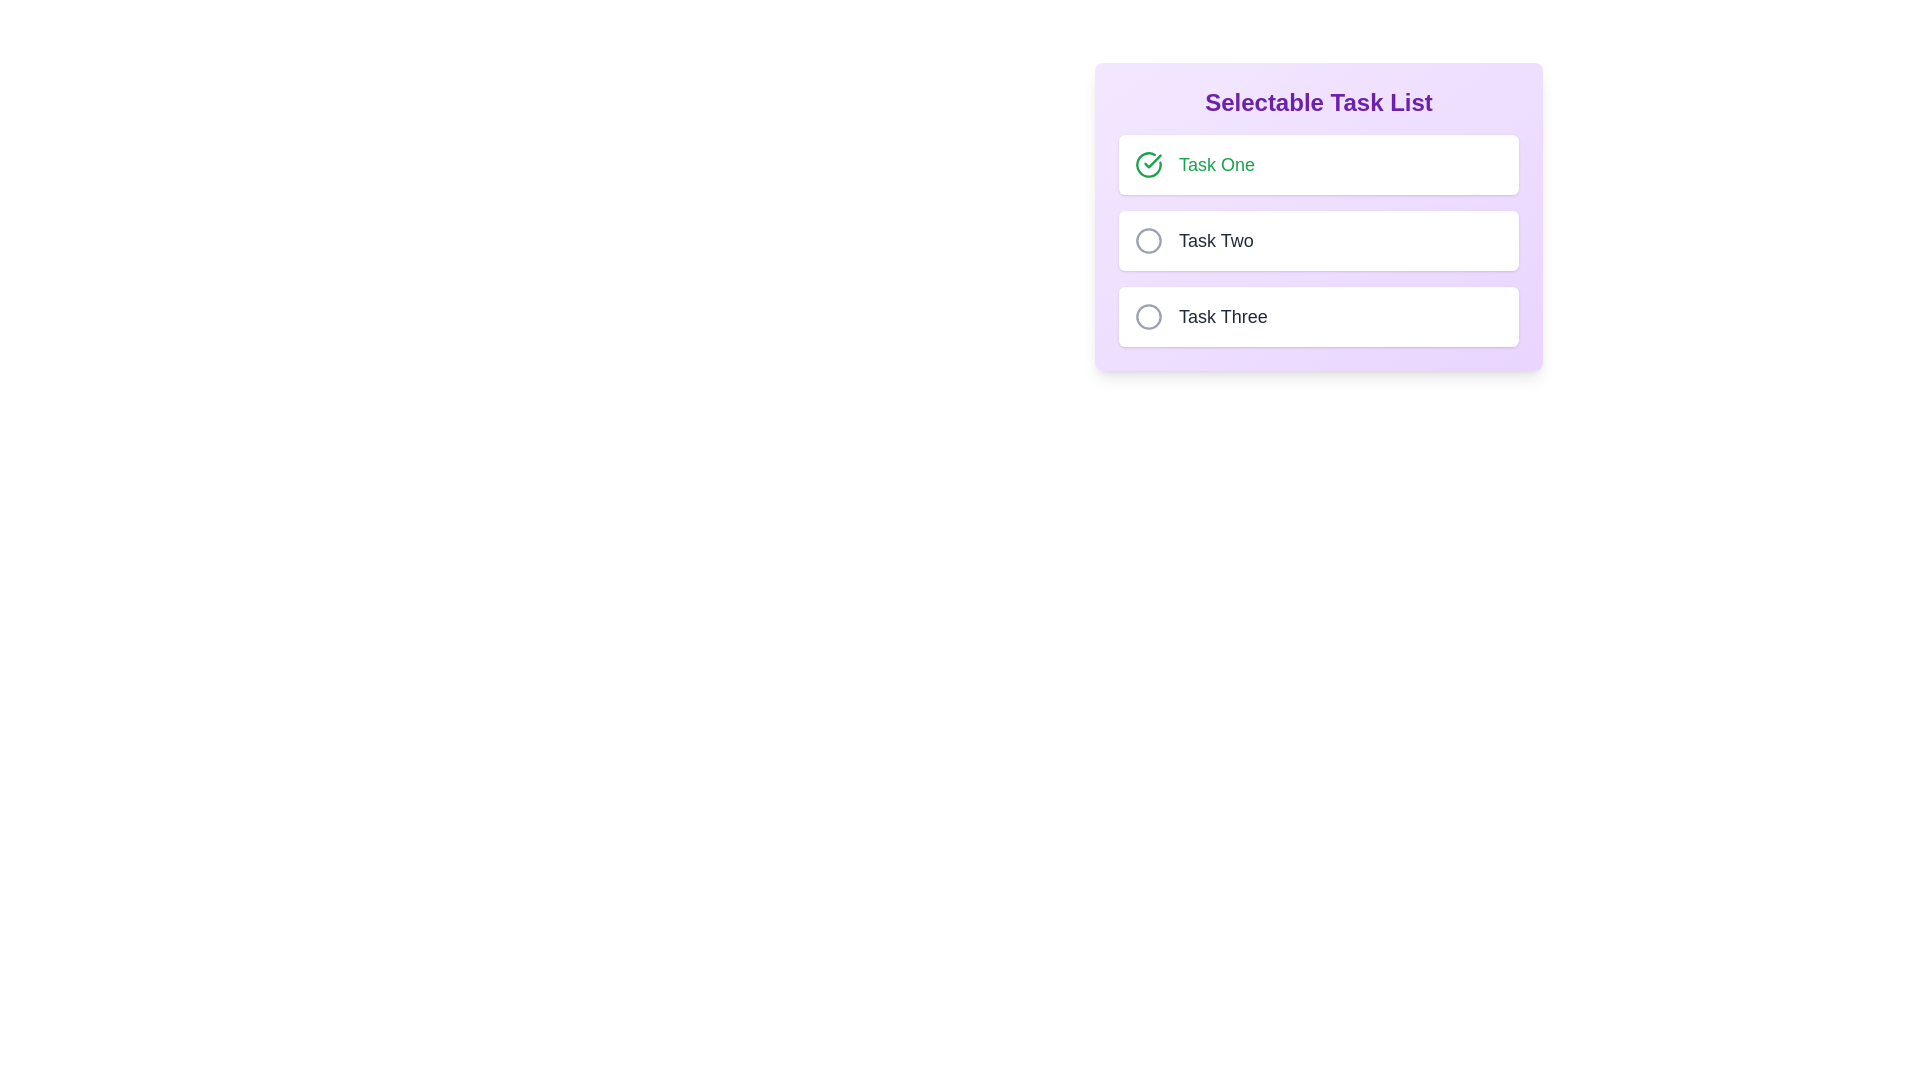 The image size is (1920, 1080). I want to click on the 'Task Three' list item card, so click(1319, 315).